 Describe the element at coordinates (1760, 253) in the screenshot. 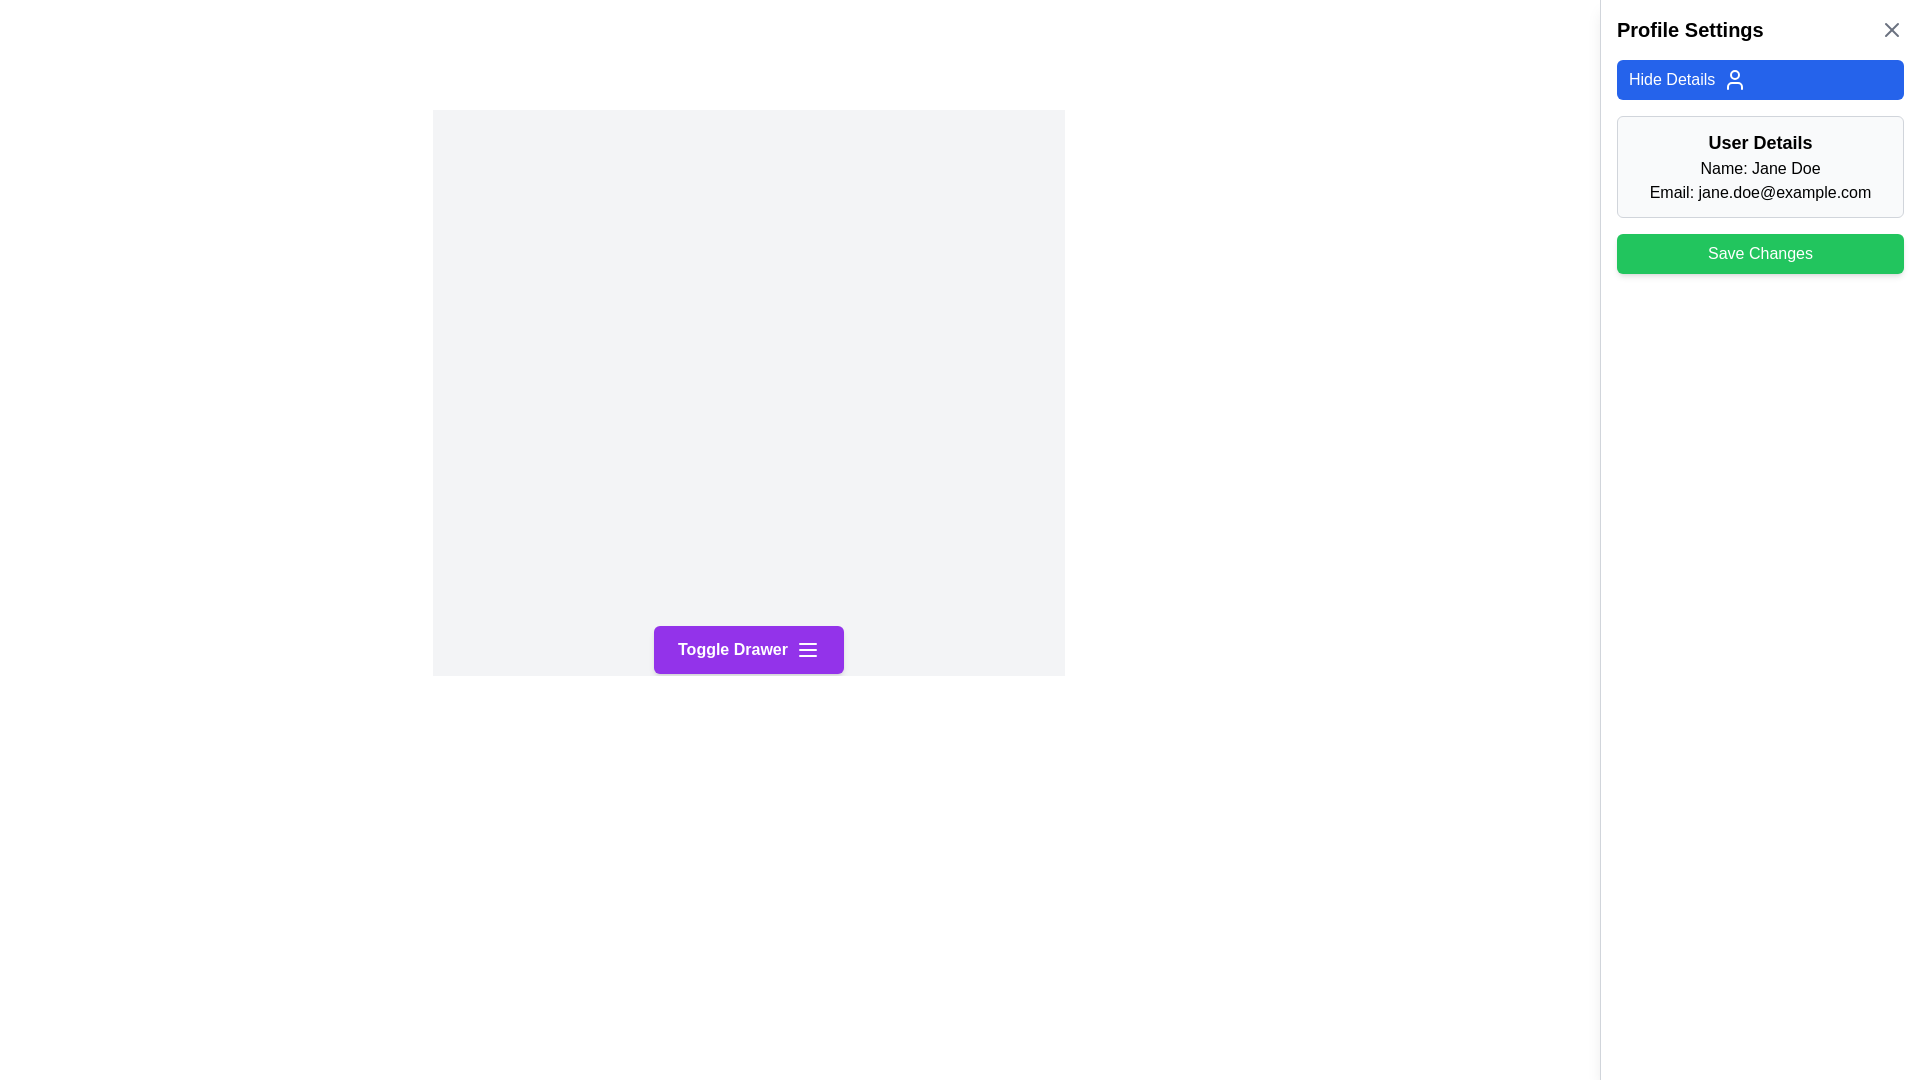

I see `the 'Save Changes' button located at the bottom right of the 'Profile Settings' panel` at that location.